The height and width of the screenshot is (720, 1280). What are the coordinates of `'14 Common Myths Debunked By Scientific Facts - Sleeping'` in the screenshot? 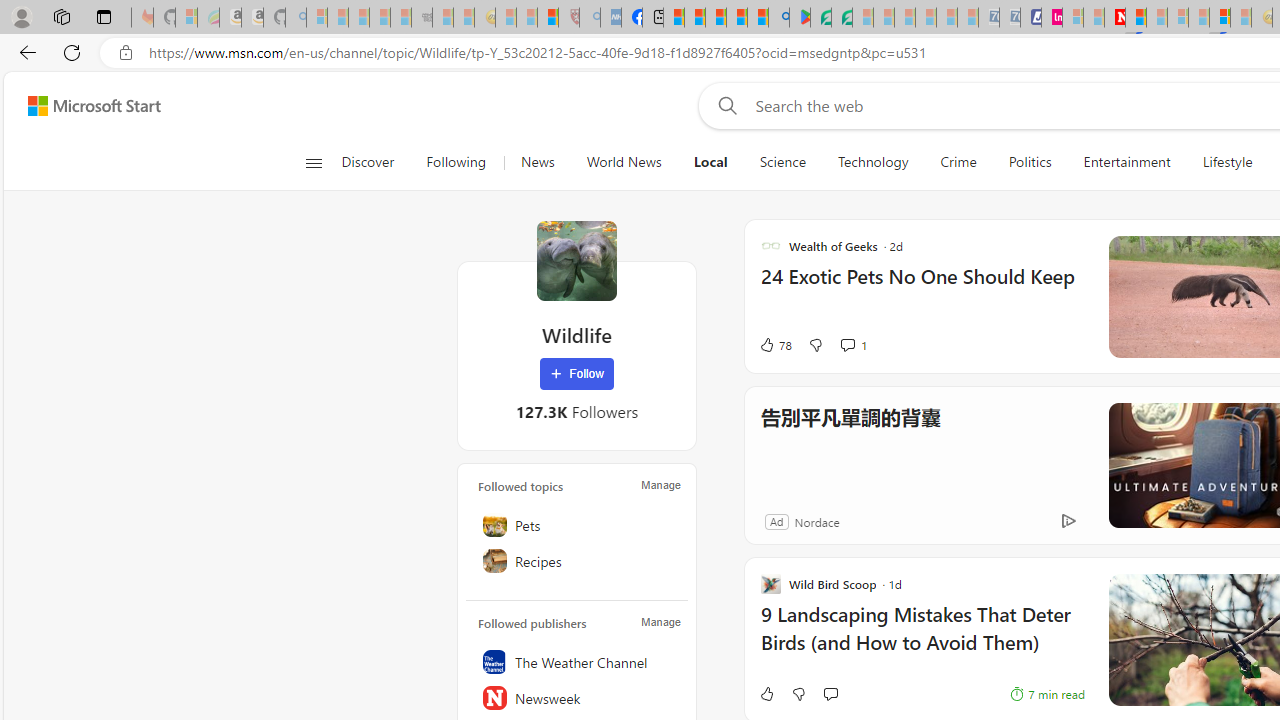 It's located at (1157, 17).